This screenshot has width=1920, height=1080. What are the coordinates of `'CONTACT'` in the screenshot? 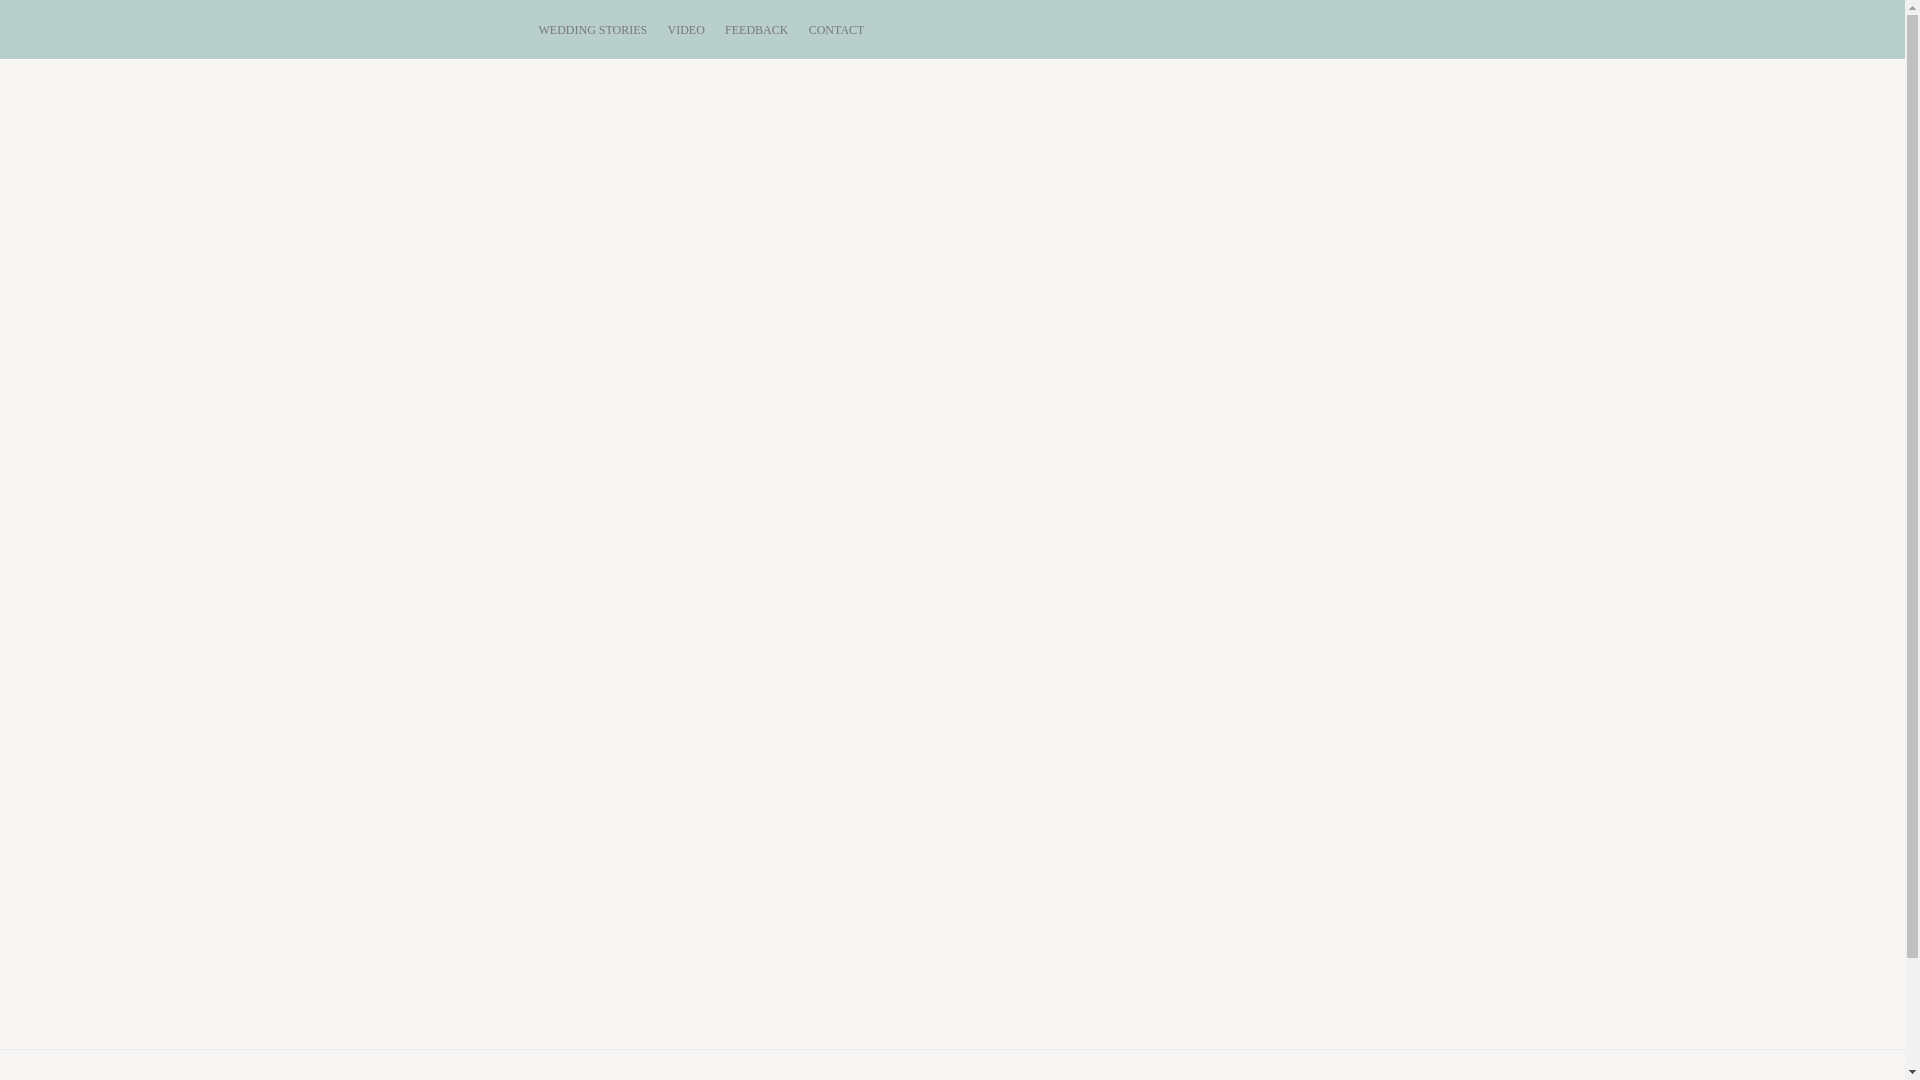 It's located at (836, 30).